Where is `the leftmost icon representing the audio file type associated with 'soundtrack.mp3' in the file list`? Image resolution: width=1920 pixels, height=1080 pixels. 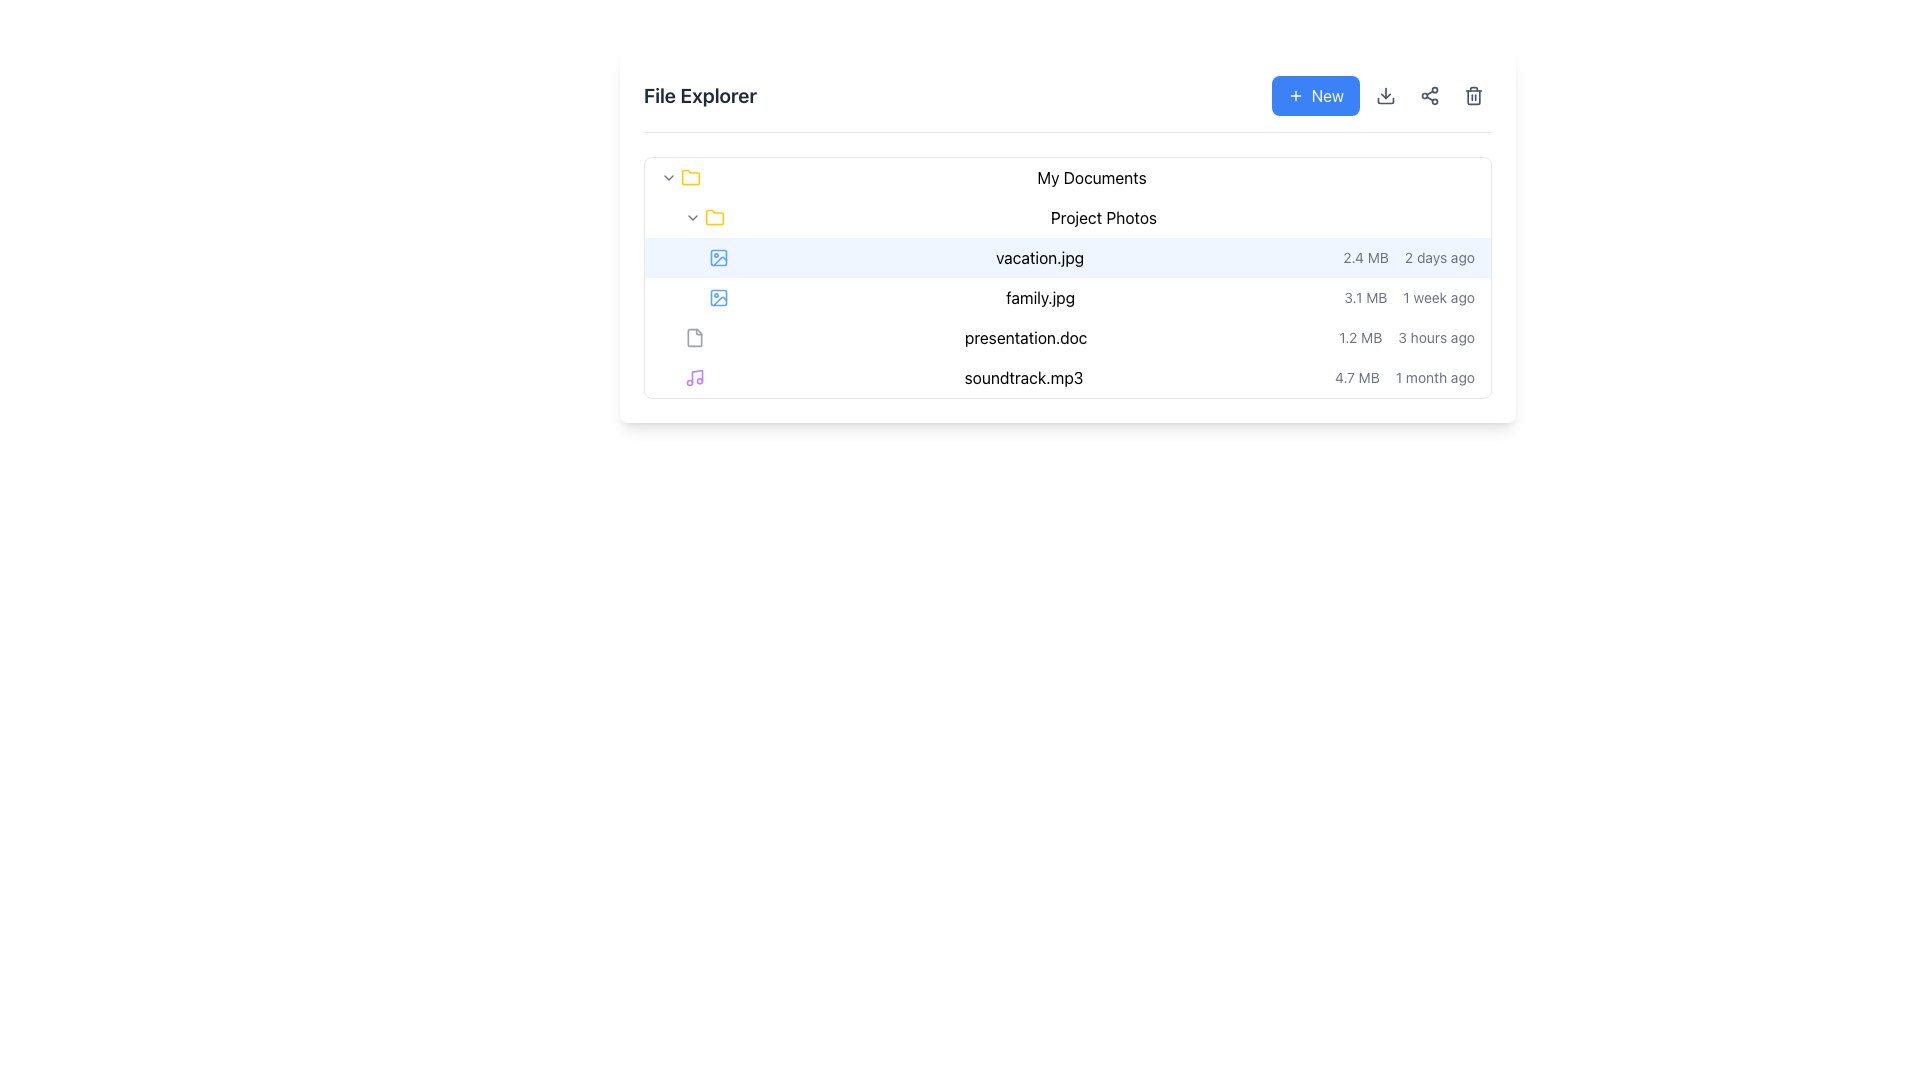
the leftmost icon representing the audio file type associated with 'soundtrack.mp3' in the file list is located at coordinates (695, 378).